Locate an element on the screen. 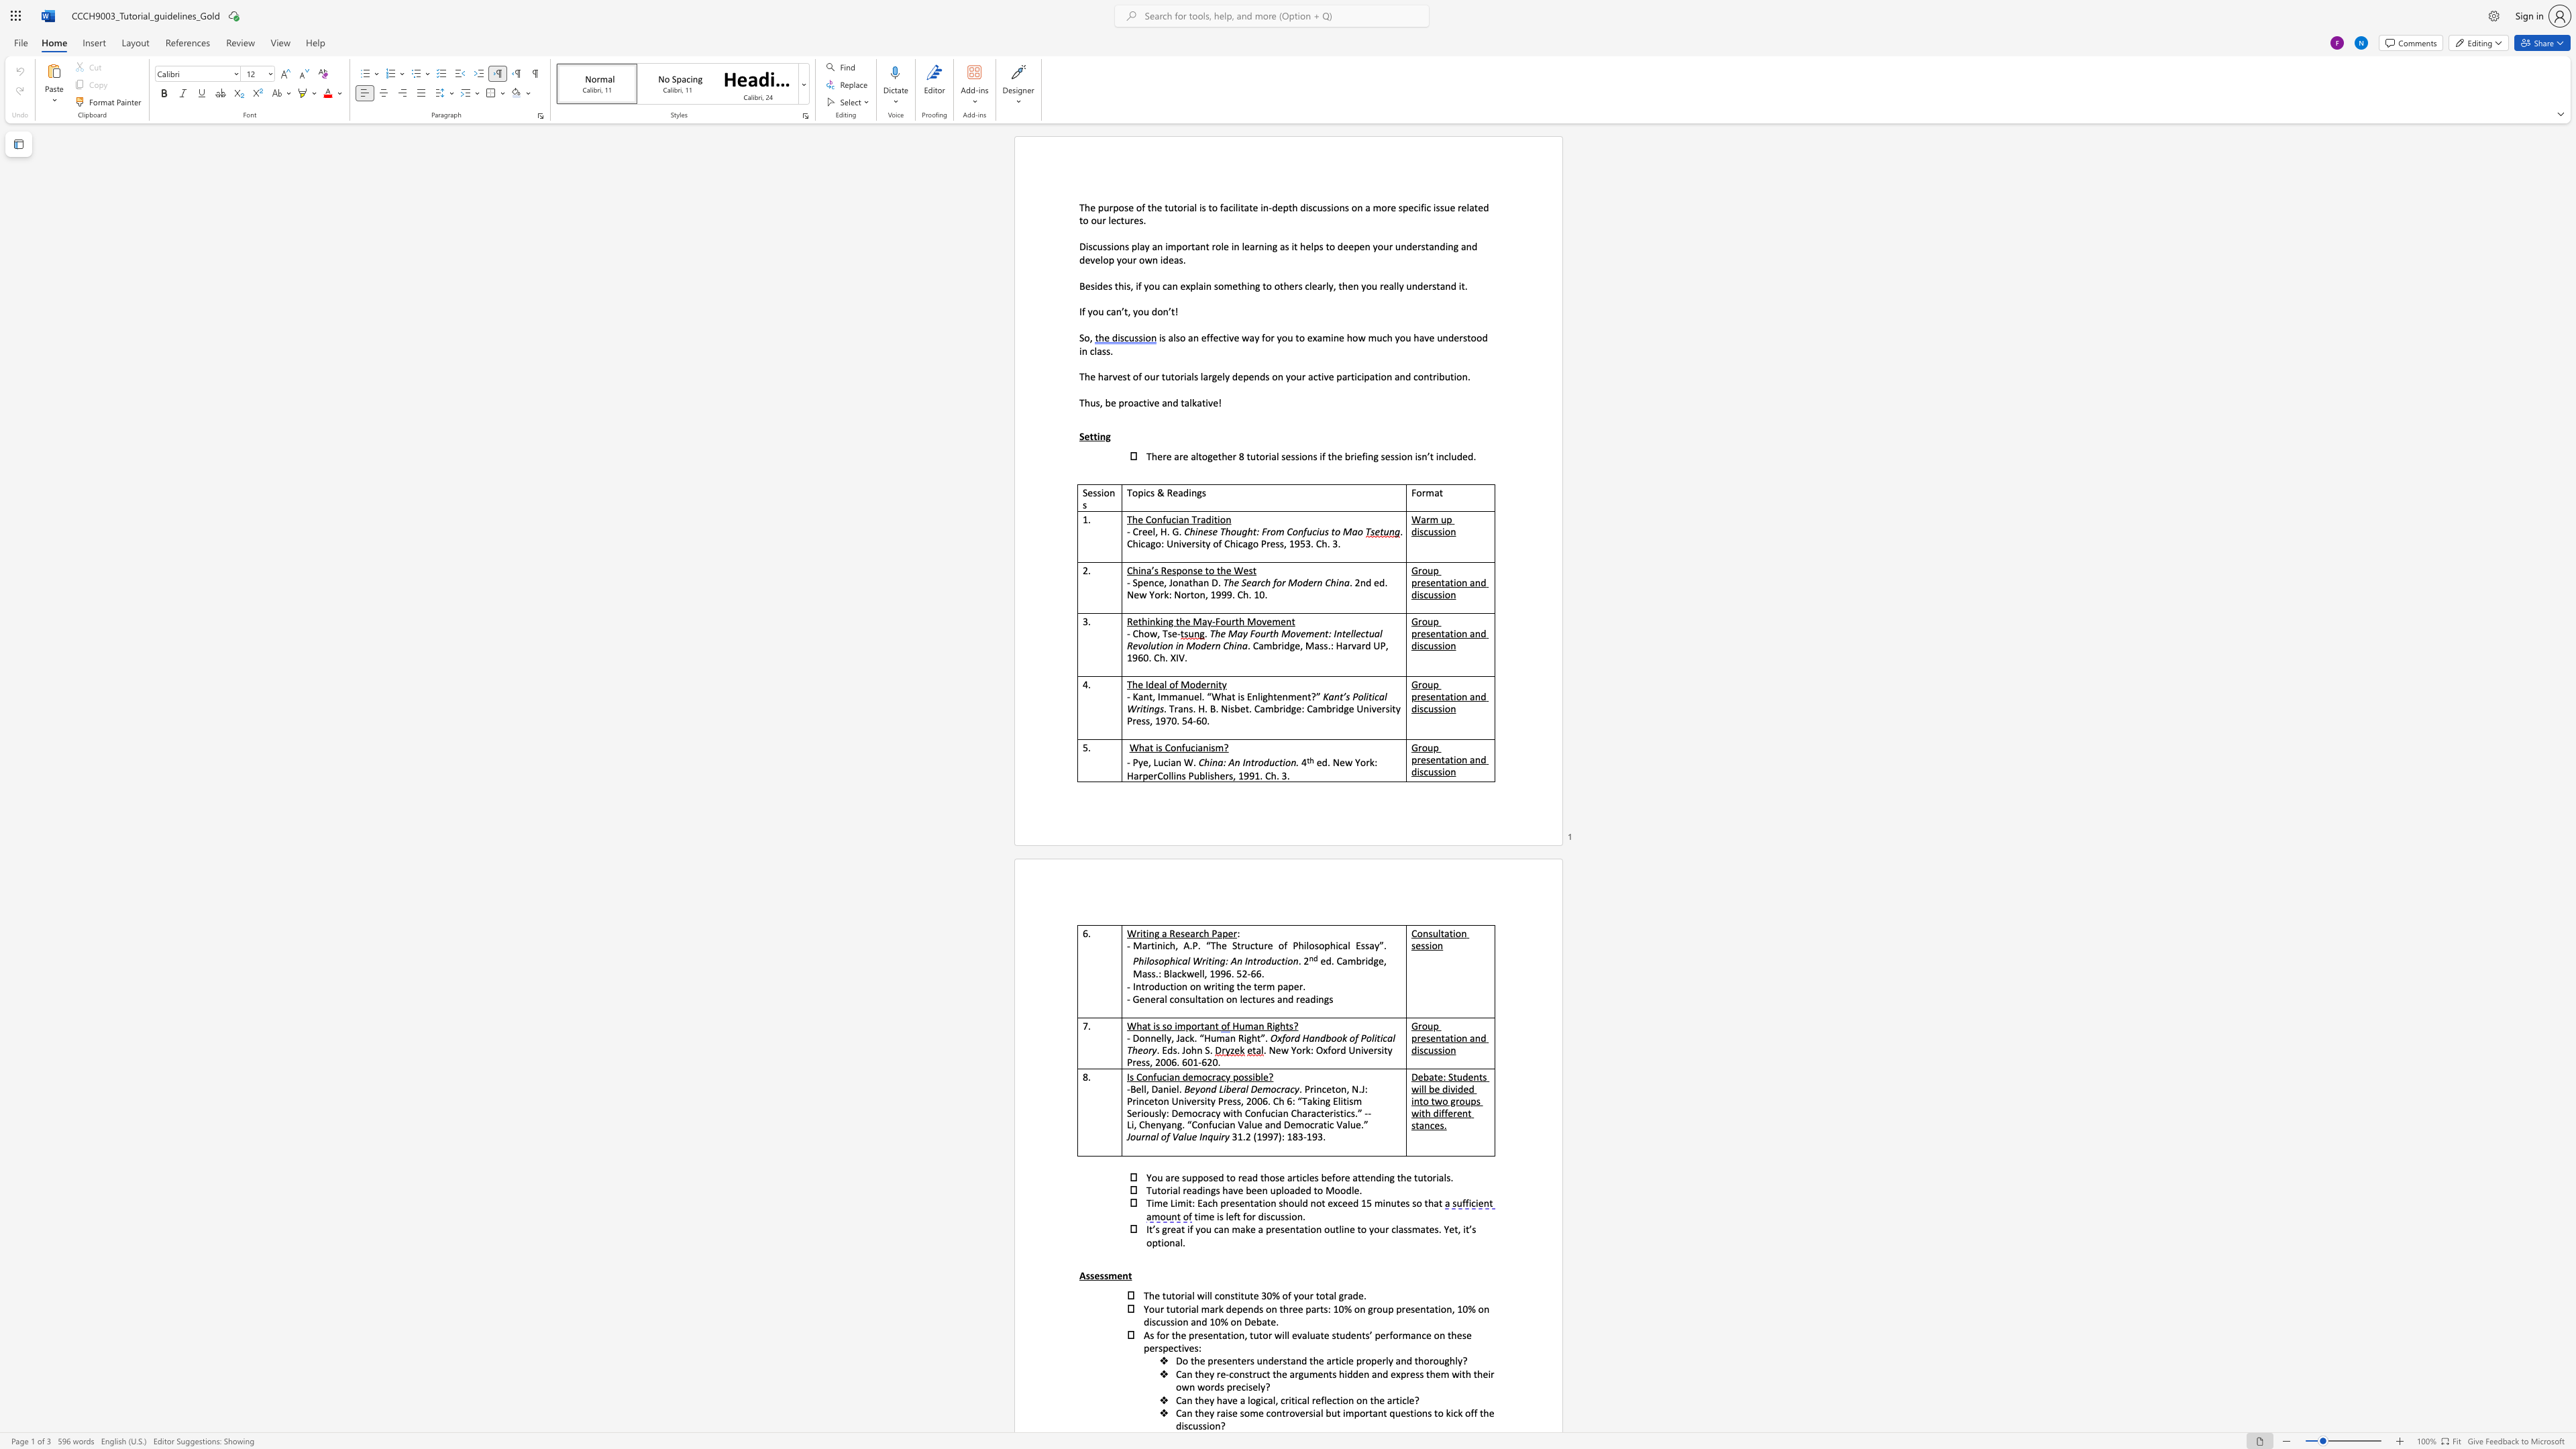  the subset text "ress, 1970. 54-" within the text ". Trans. H. B. Nisbet. Cambridge: Cambridge University Press, 1970. 54-60." is located at coordinates (1132, 720).